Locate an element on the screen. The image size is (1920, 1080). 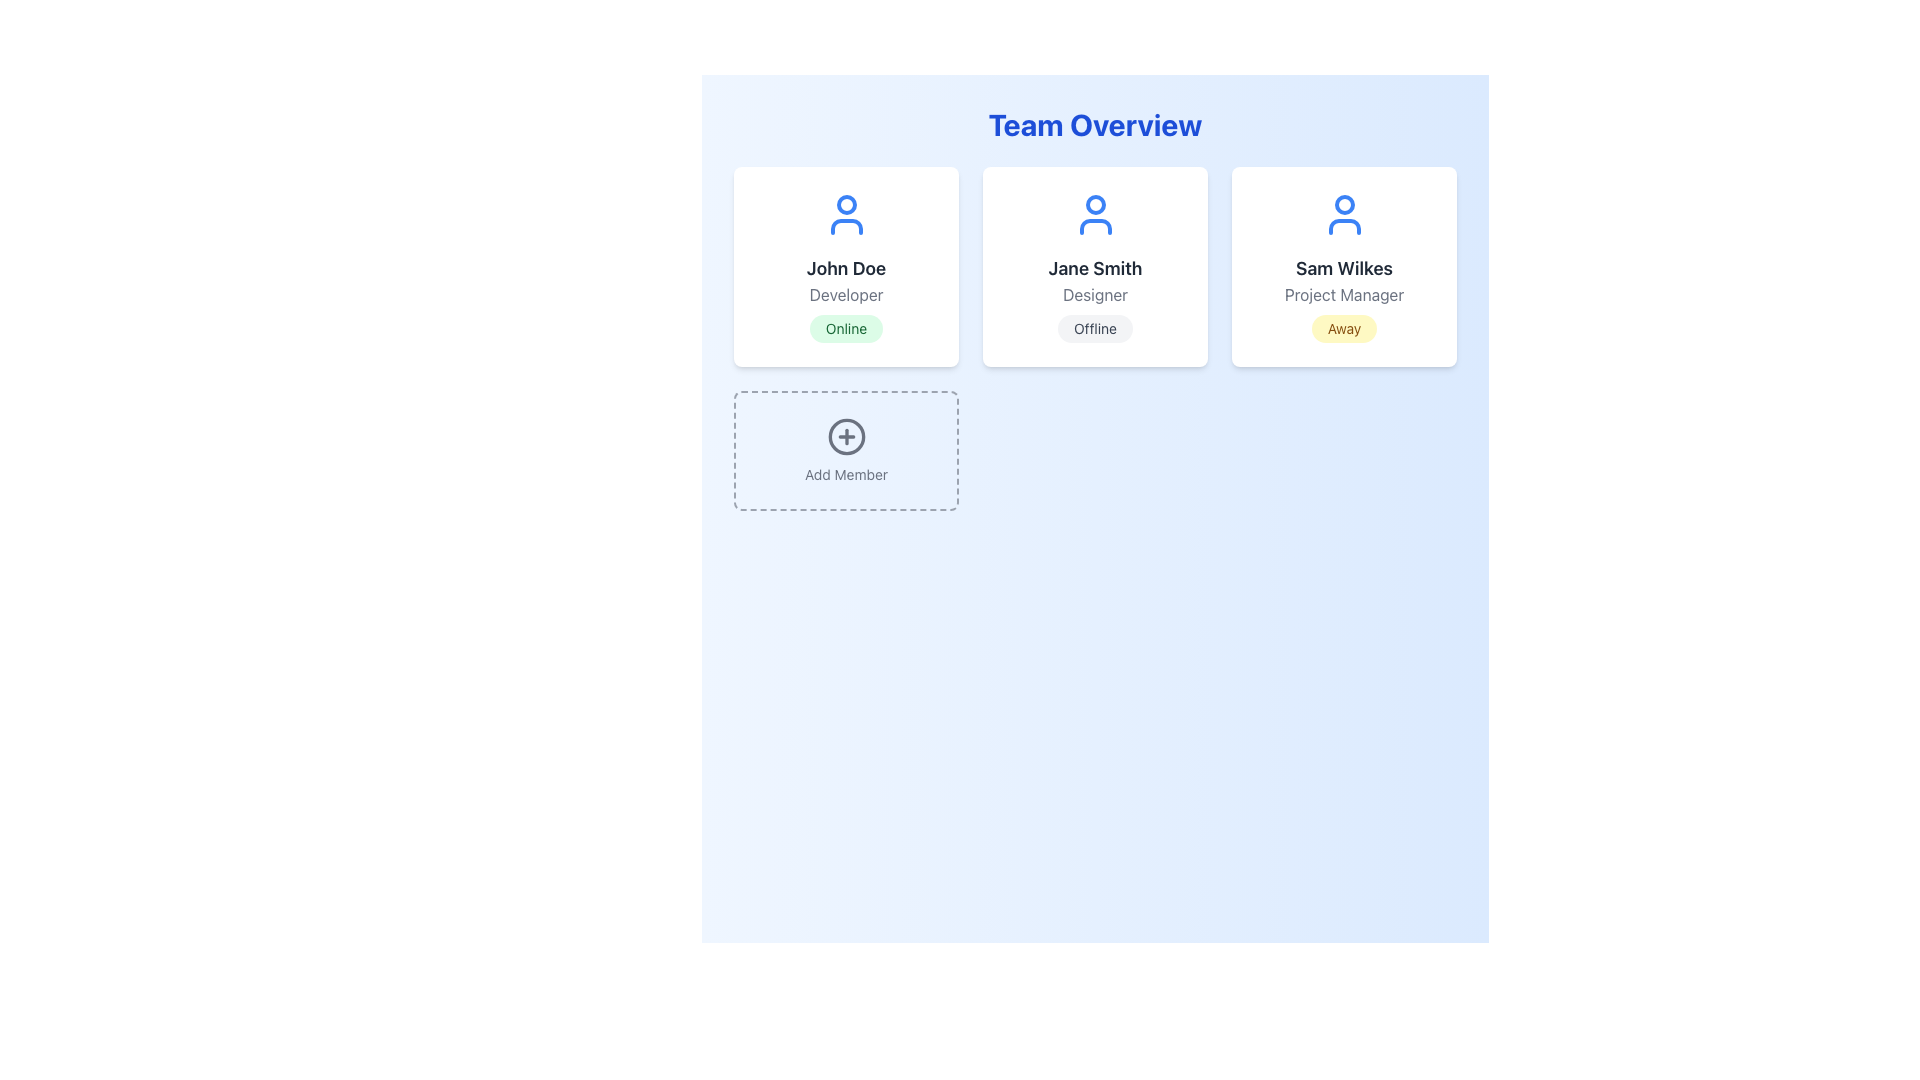
the user profile overview card displaying the individual's name, role, and current status, which is the third card in the row from left to right in the grid layout is located at coordinates (1344, 265).